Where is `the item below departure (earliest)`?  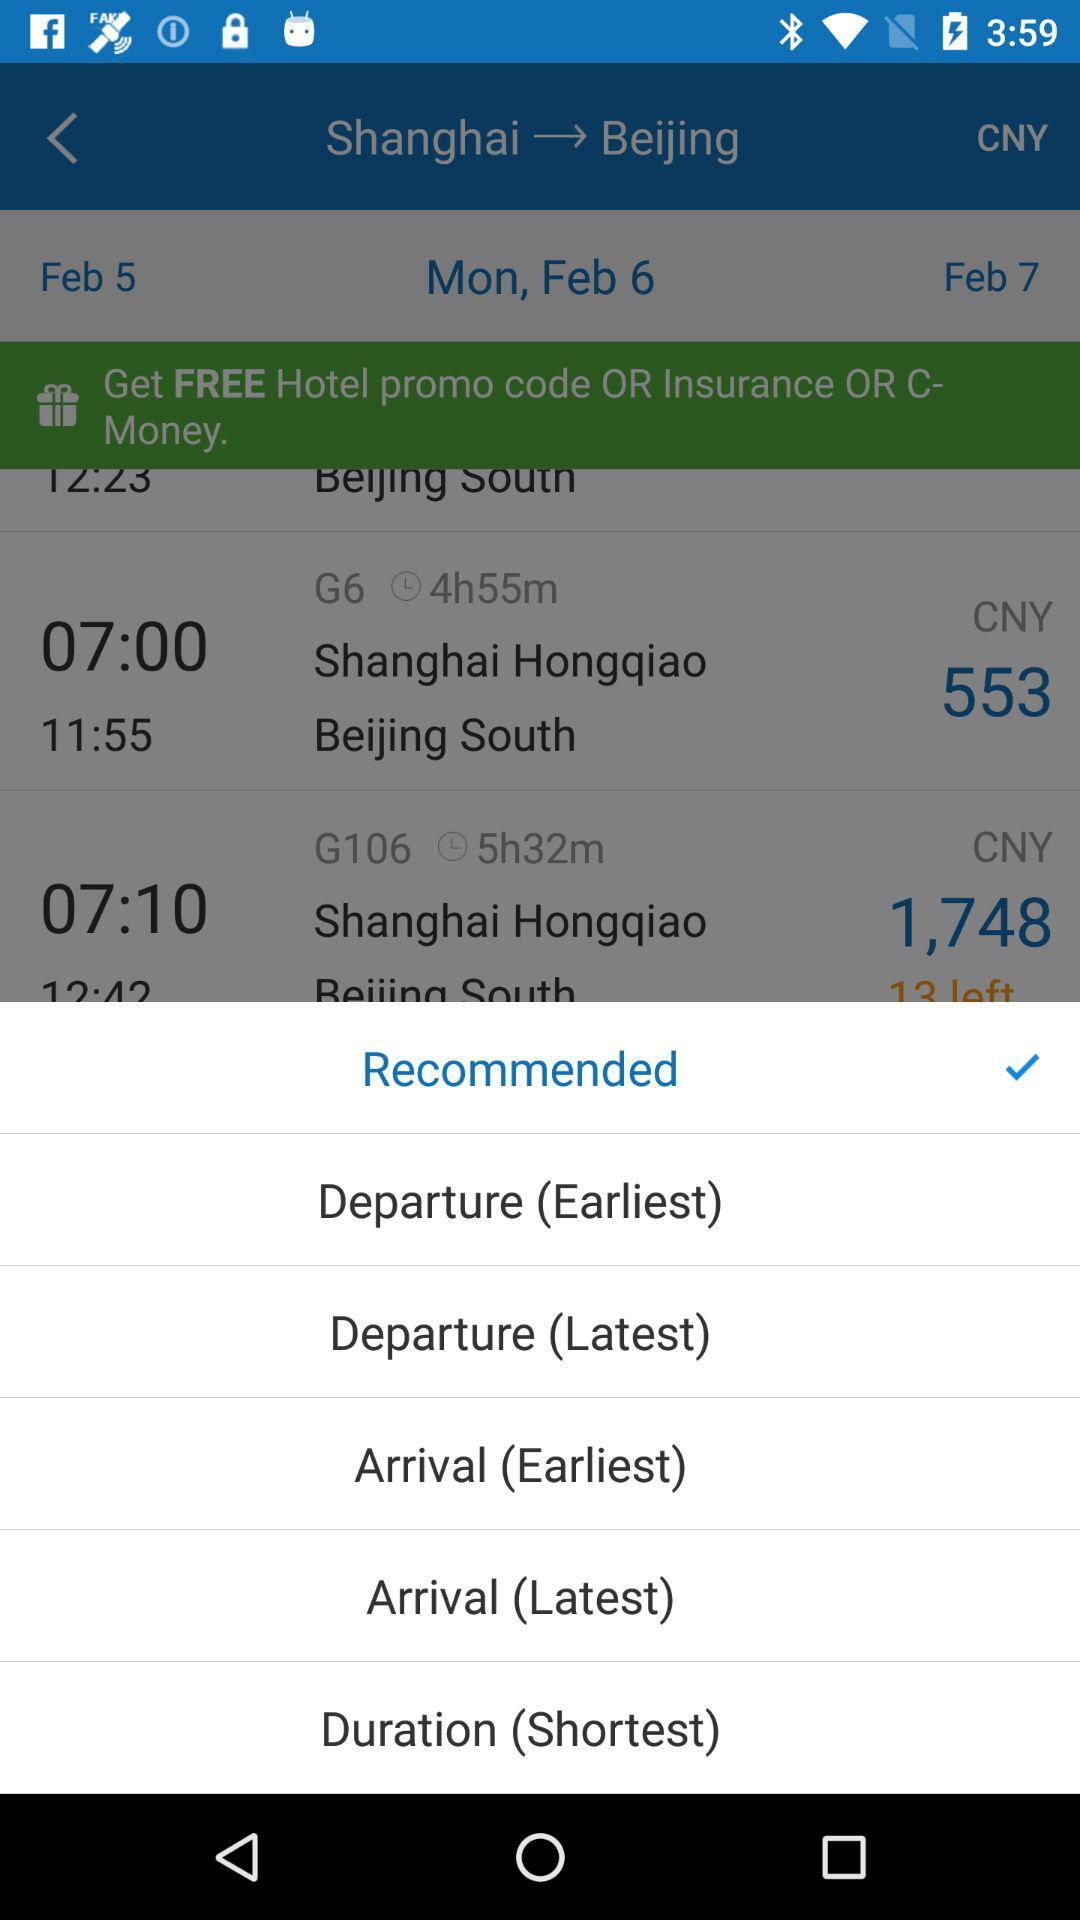
the item below departure (earliest) is located at coordinates (540, 1331).